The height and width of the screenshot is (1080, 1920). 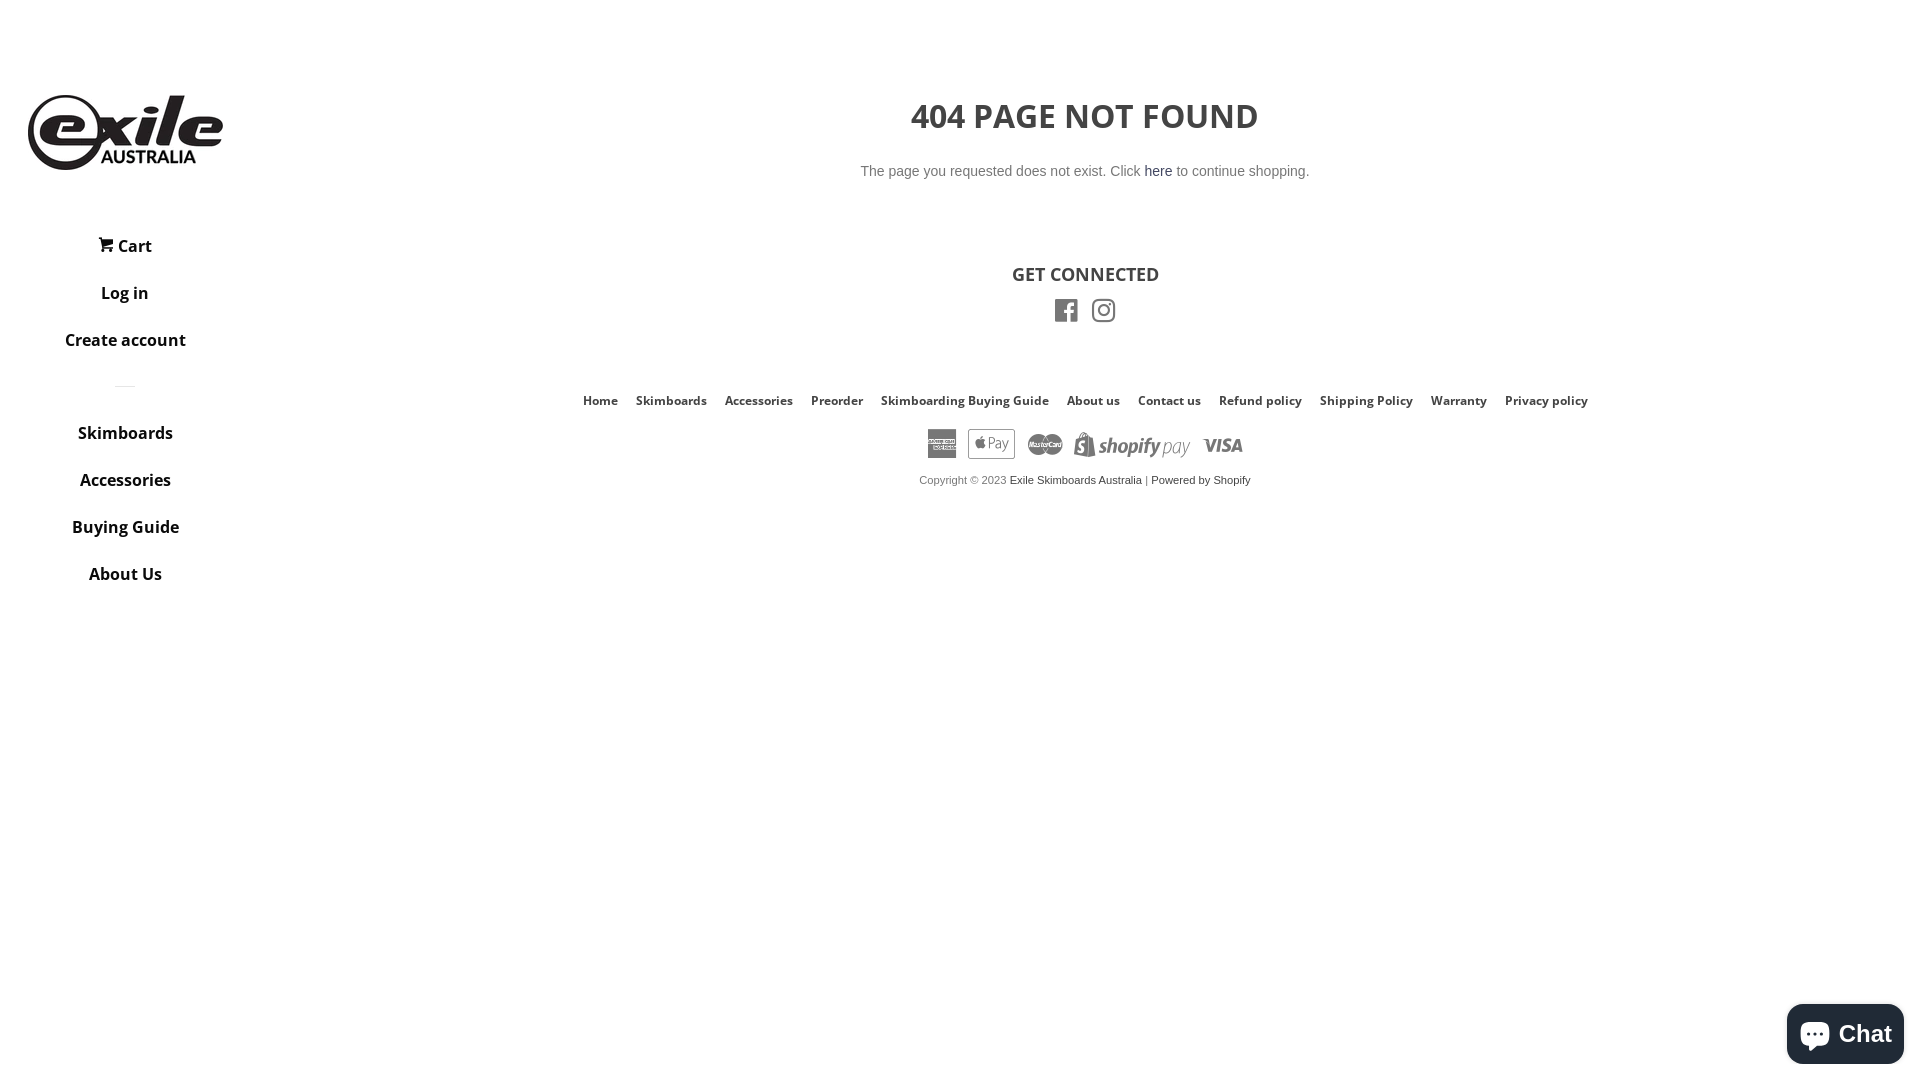 What do you see at coordinates (835, 400) in the screenshot?
I see `'Preorder'` at bounding box center [835, 400].